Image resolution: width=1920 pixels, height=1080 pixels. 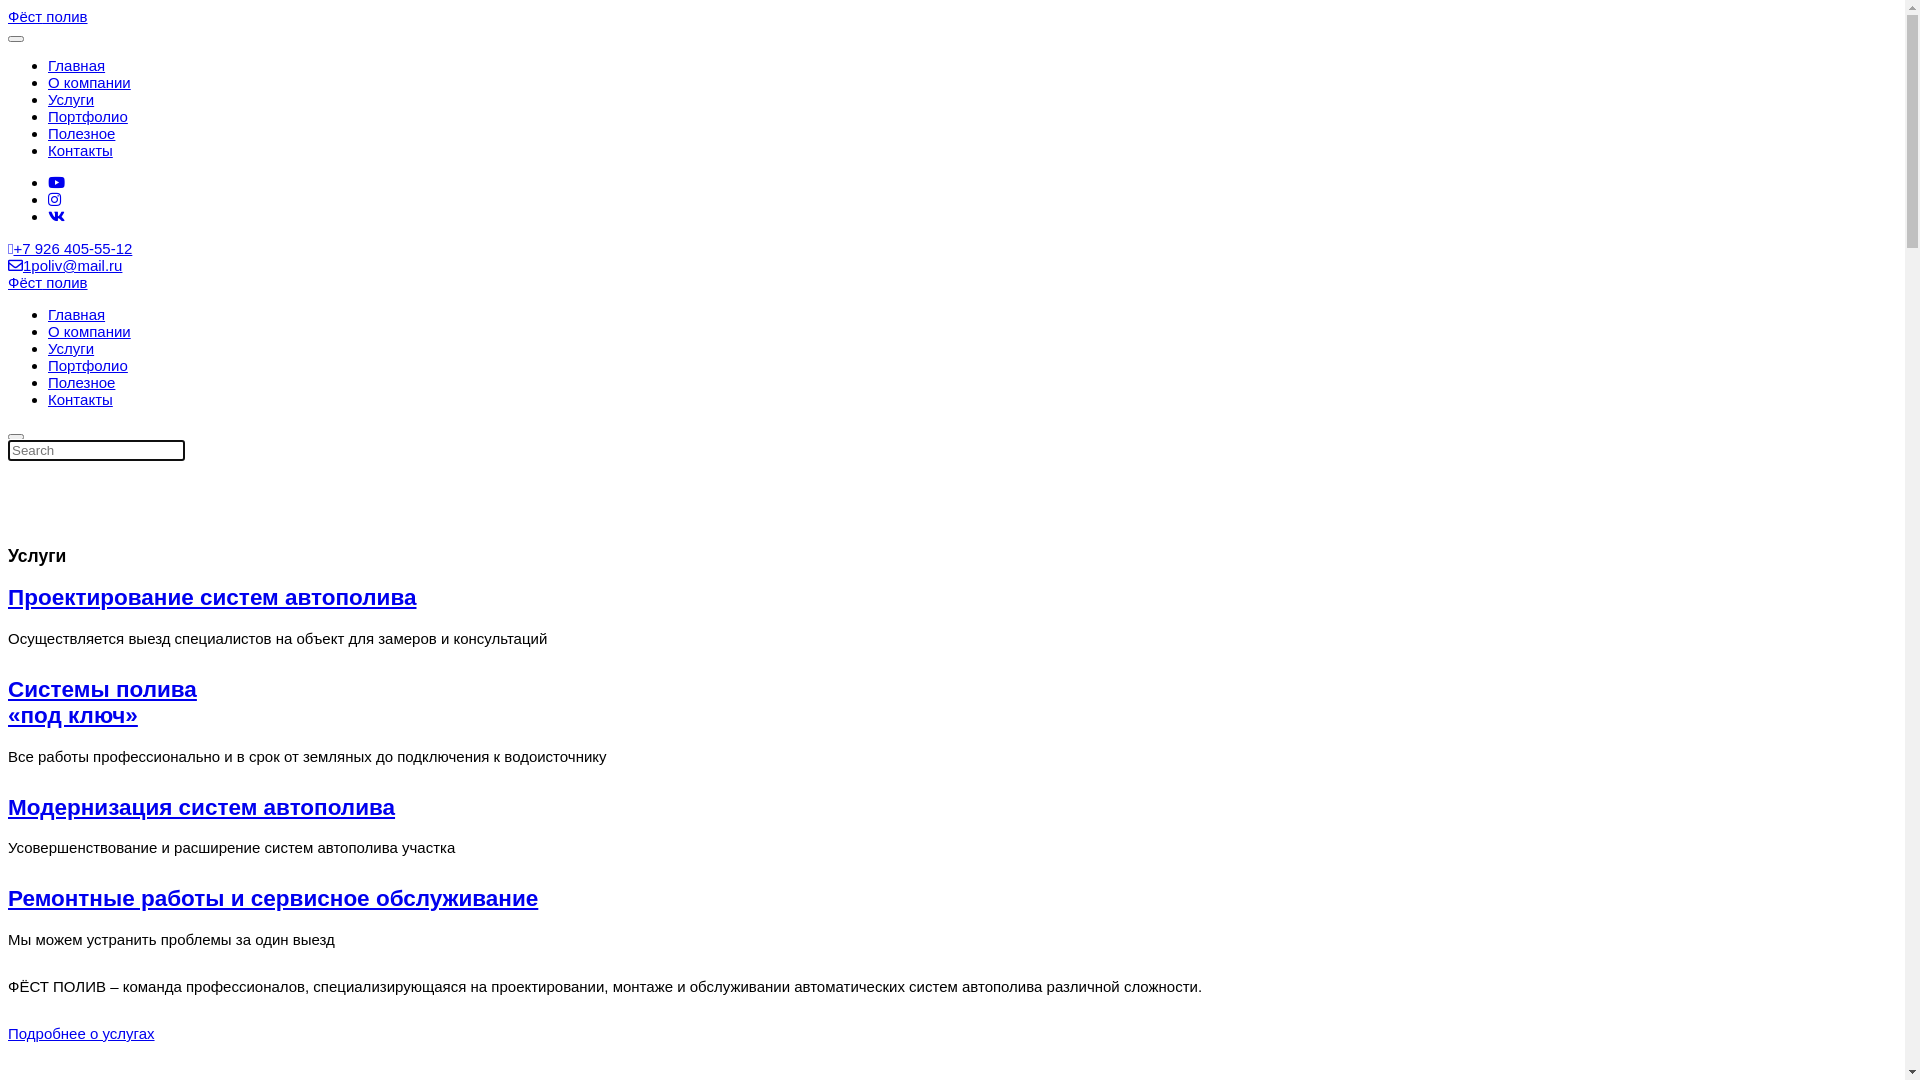 What do you see at coordinates (65, 264) in the screenshot?
I see `'1poliv@mail.ru'` at bounding box center [65, 264].